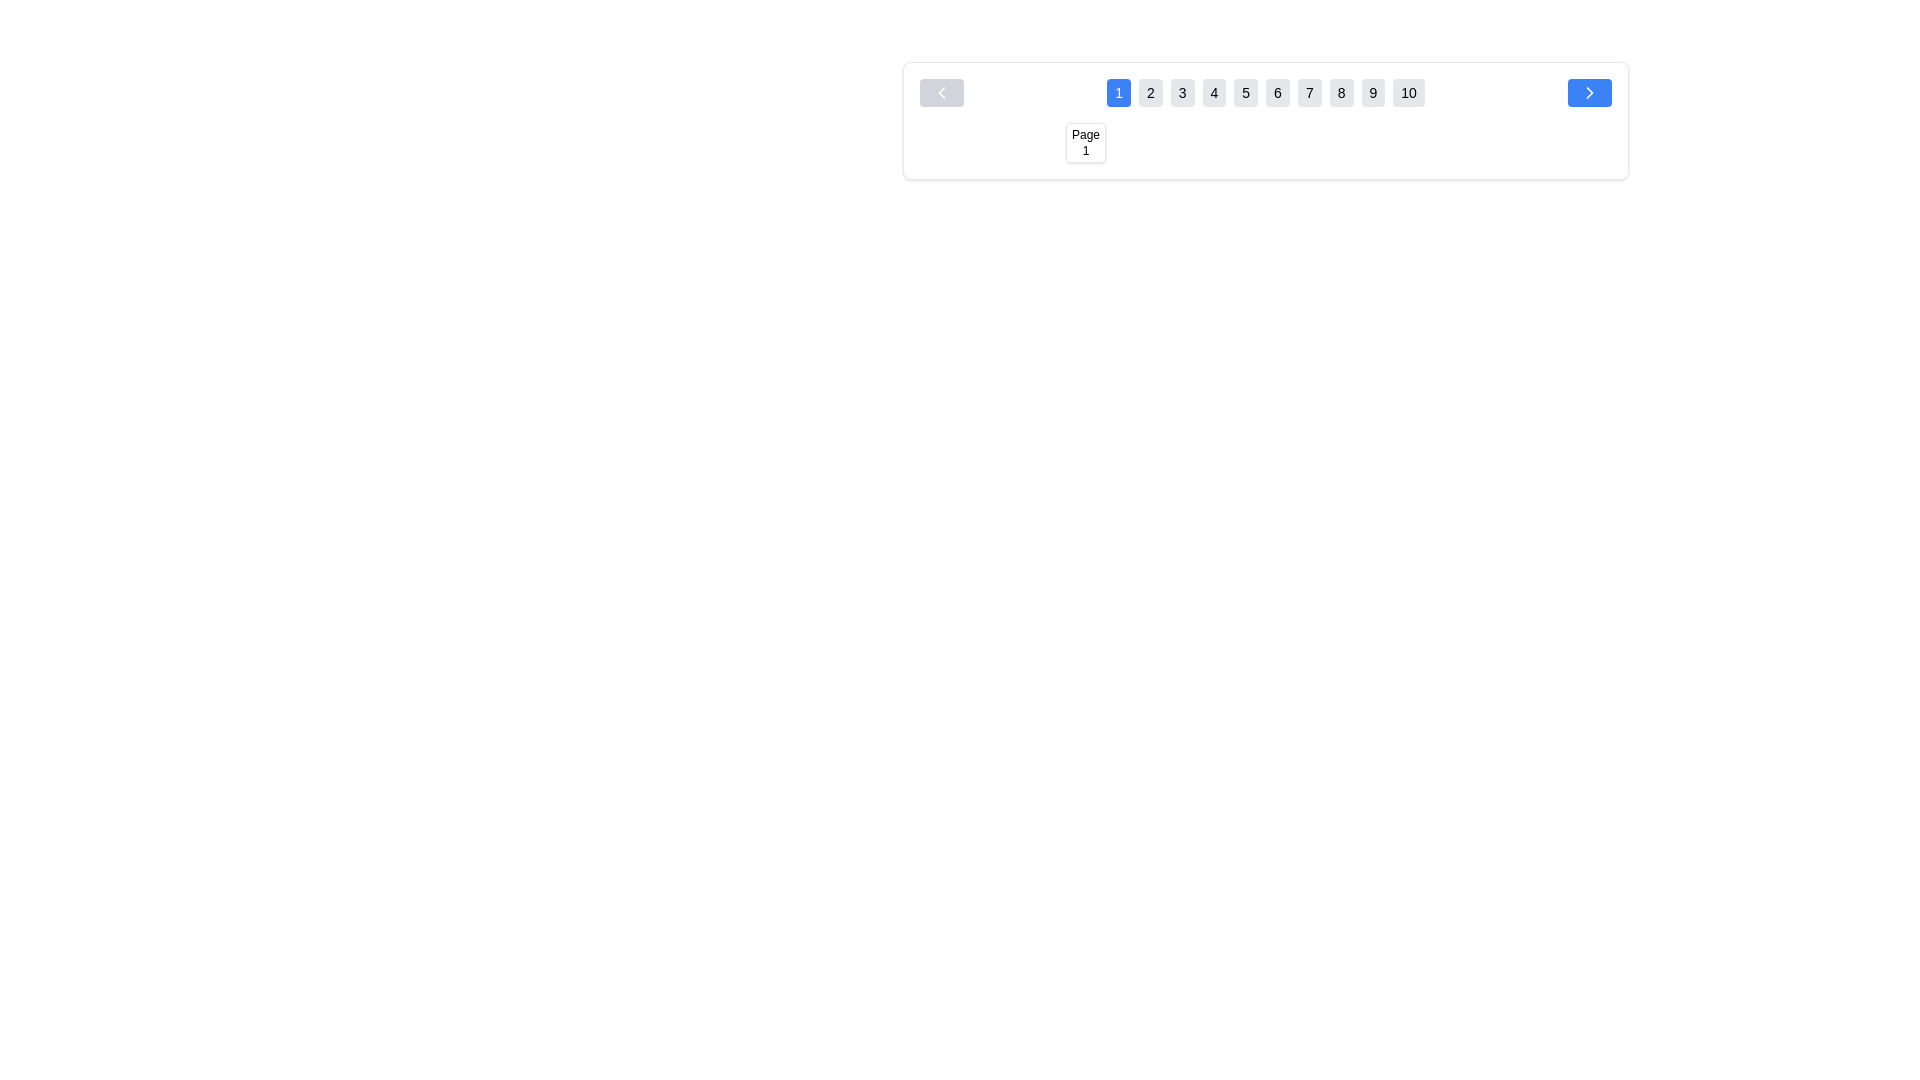  Describe the element at coordinates (1182, 92) in the screenshot. I see `the rounded rectangular button labeled '3', which has a light gray background and is positioned between buttons '2' and '4'` at that location.